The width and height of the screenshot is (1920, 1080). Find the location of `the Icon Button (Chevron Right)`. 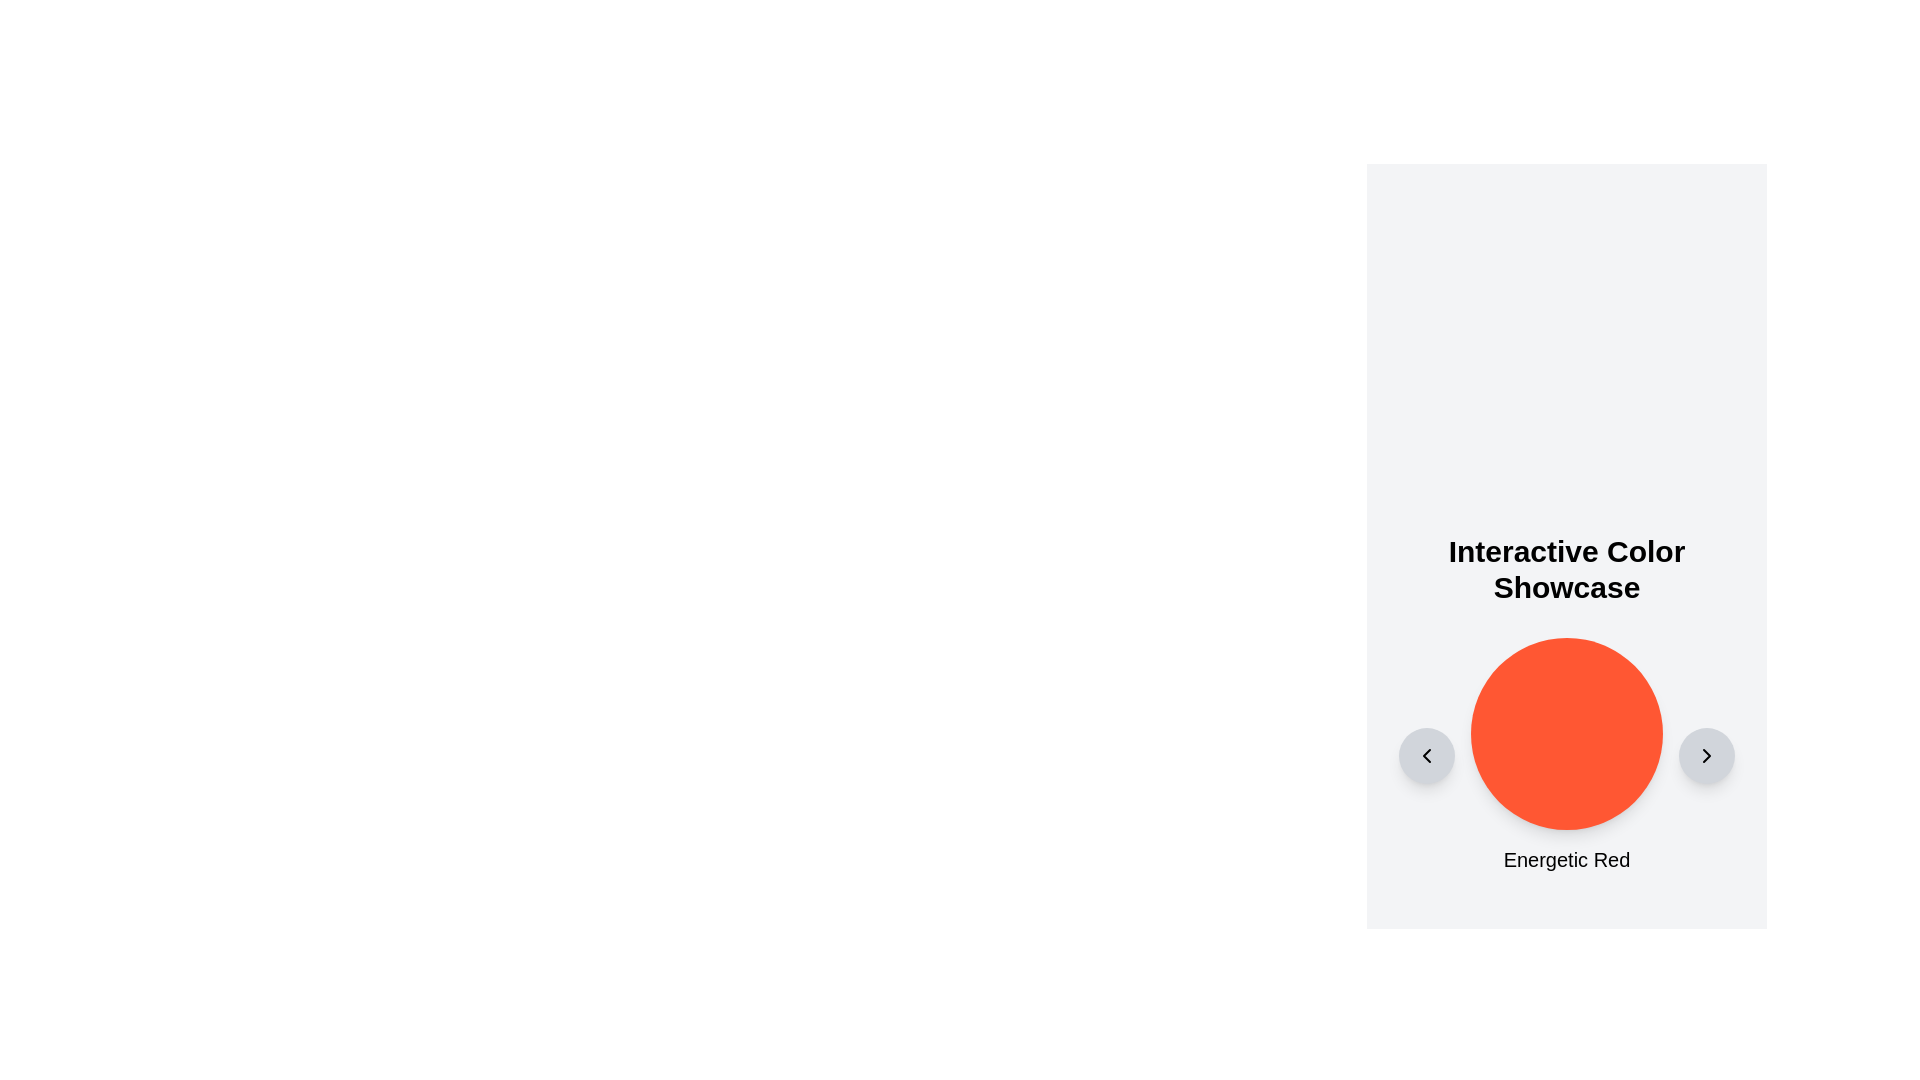

the Icon Button (Chevron Right) is located at coordinates (1706, 756).